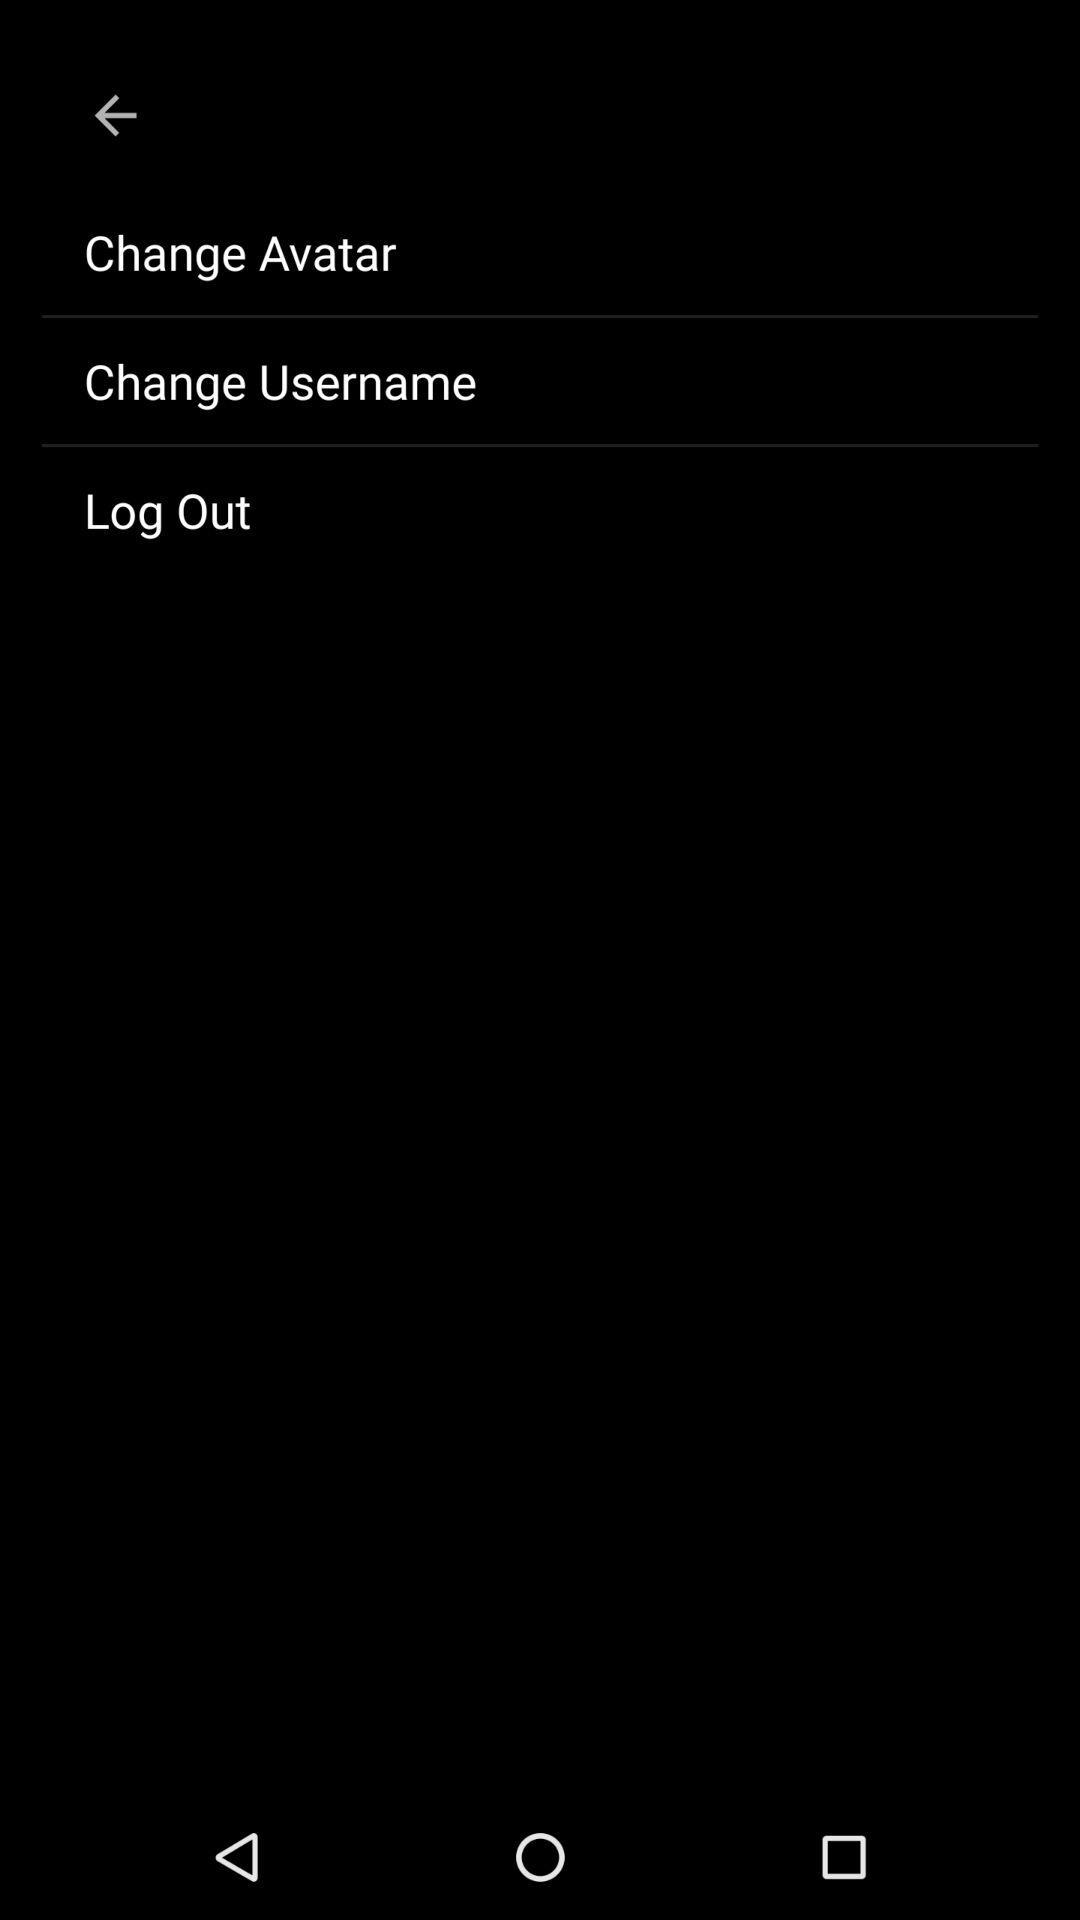 Image resolution: width=1080 pixels, height=1920 pixels. Describe the element at coordinates (540, 380) in the screenshot. I see `icon above the log out item` at that location.